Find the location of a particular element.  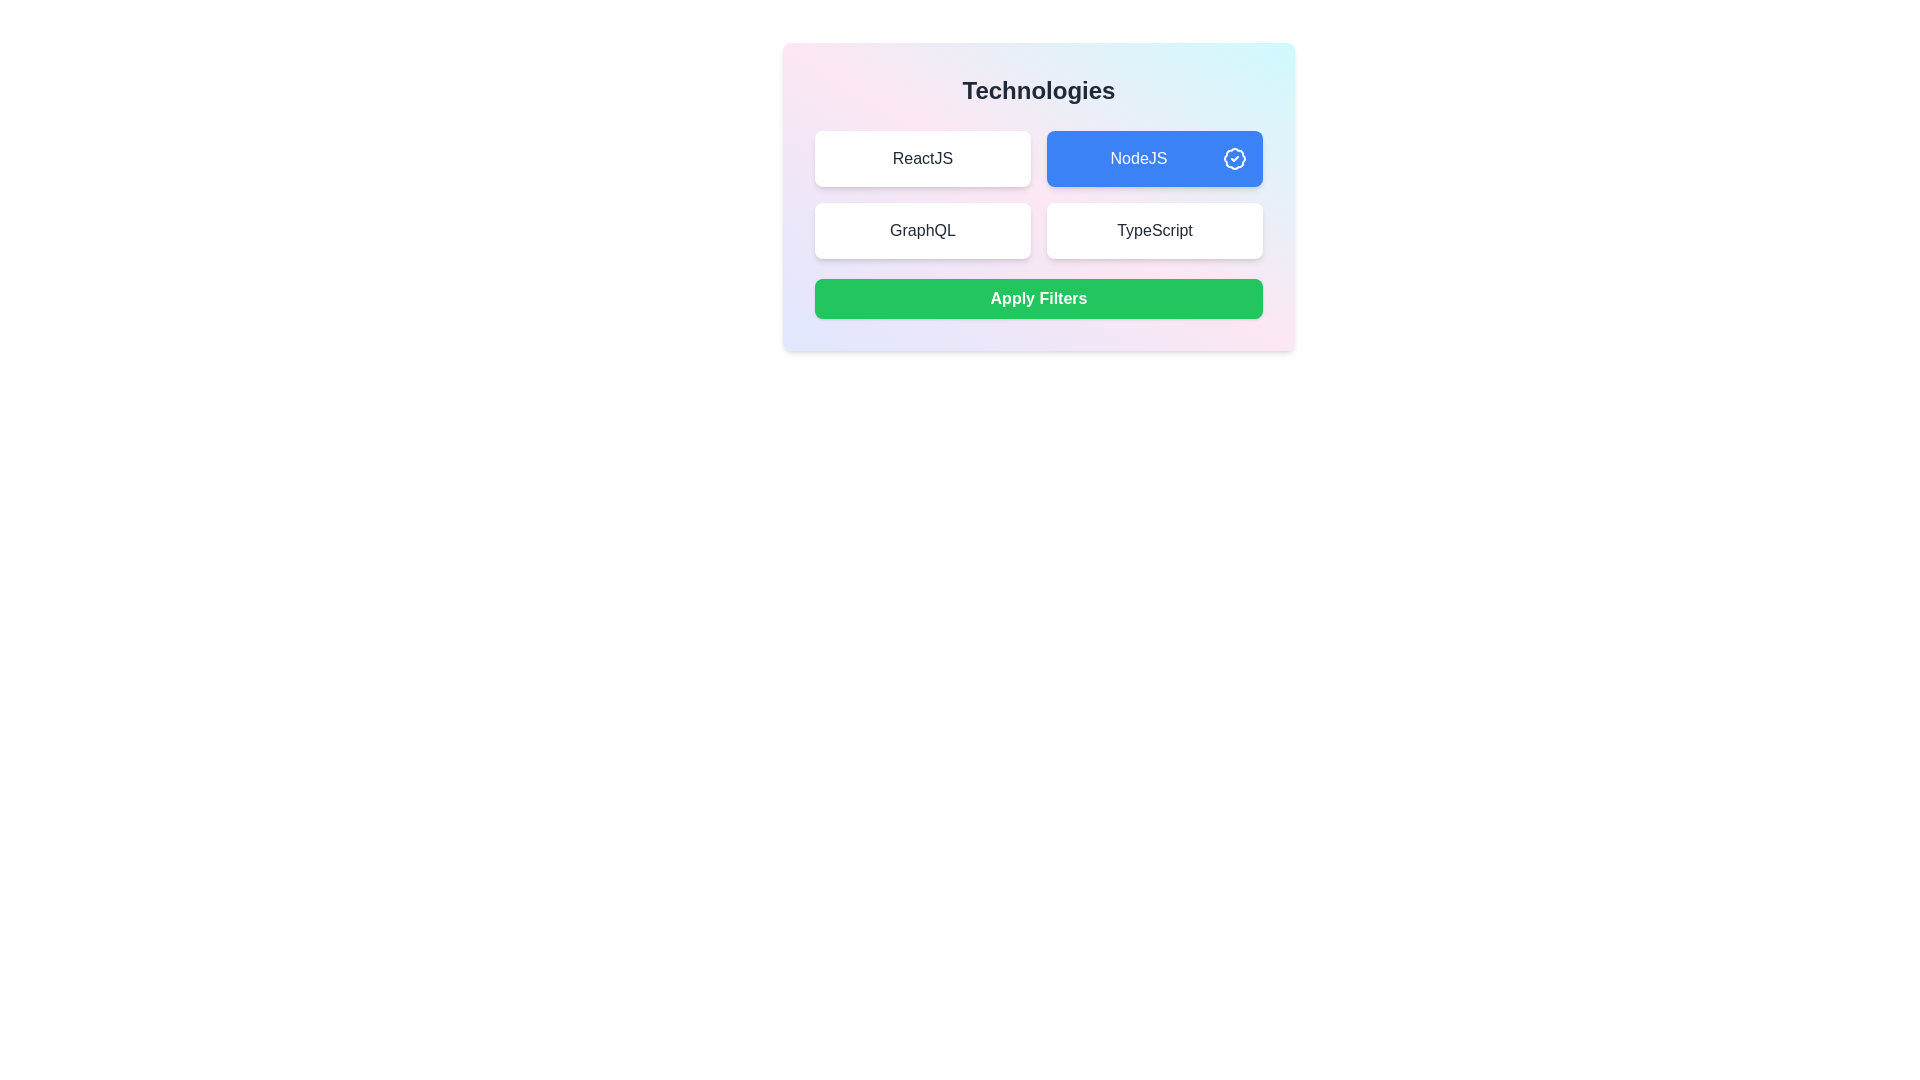

the chip with label TypeScript is located at coordinates (1155, 230).